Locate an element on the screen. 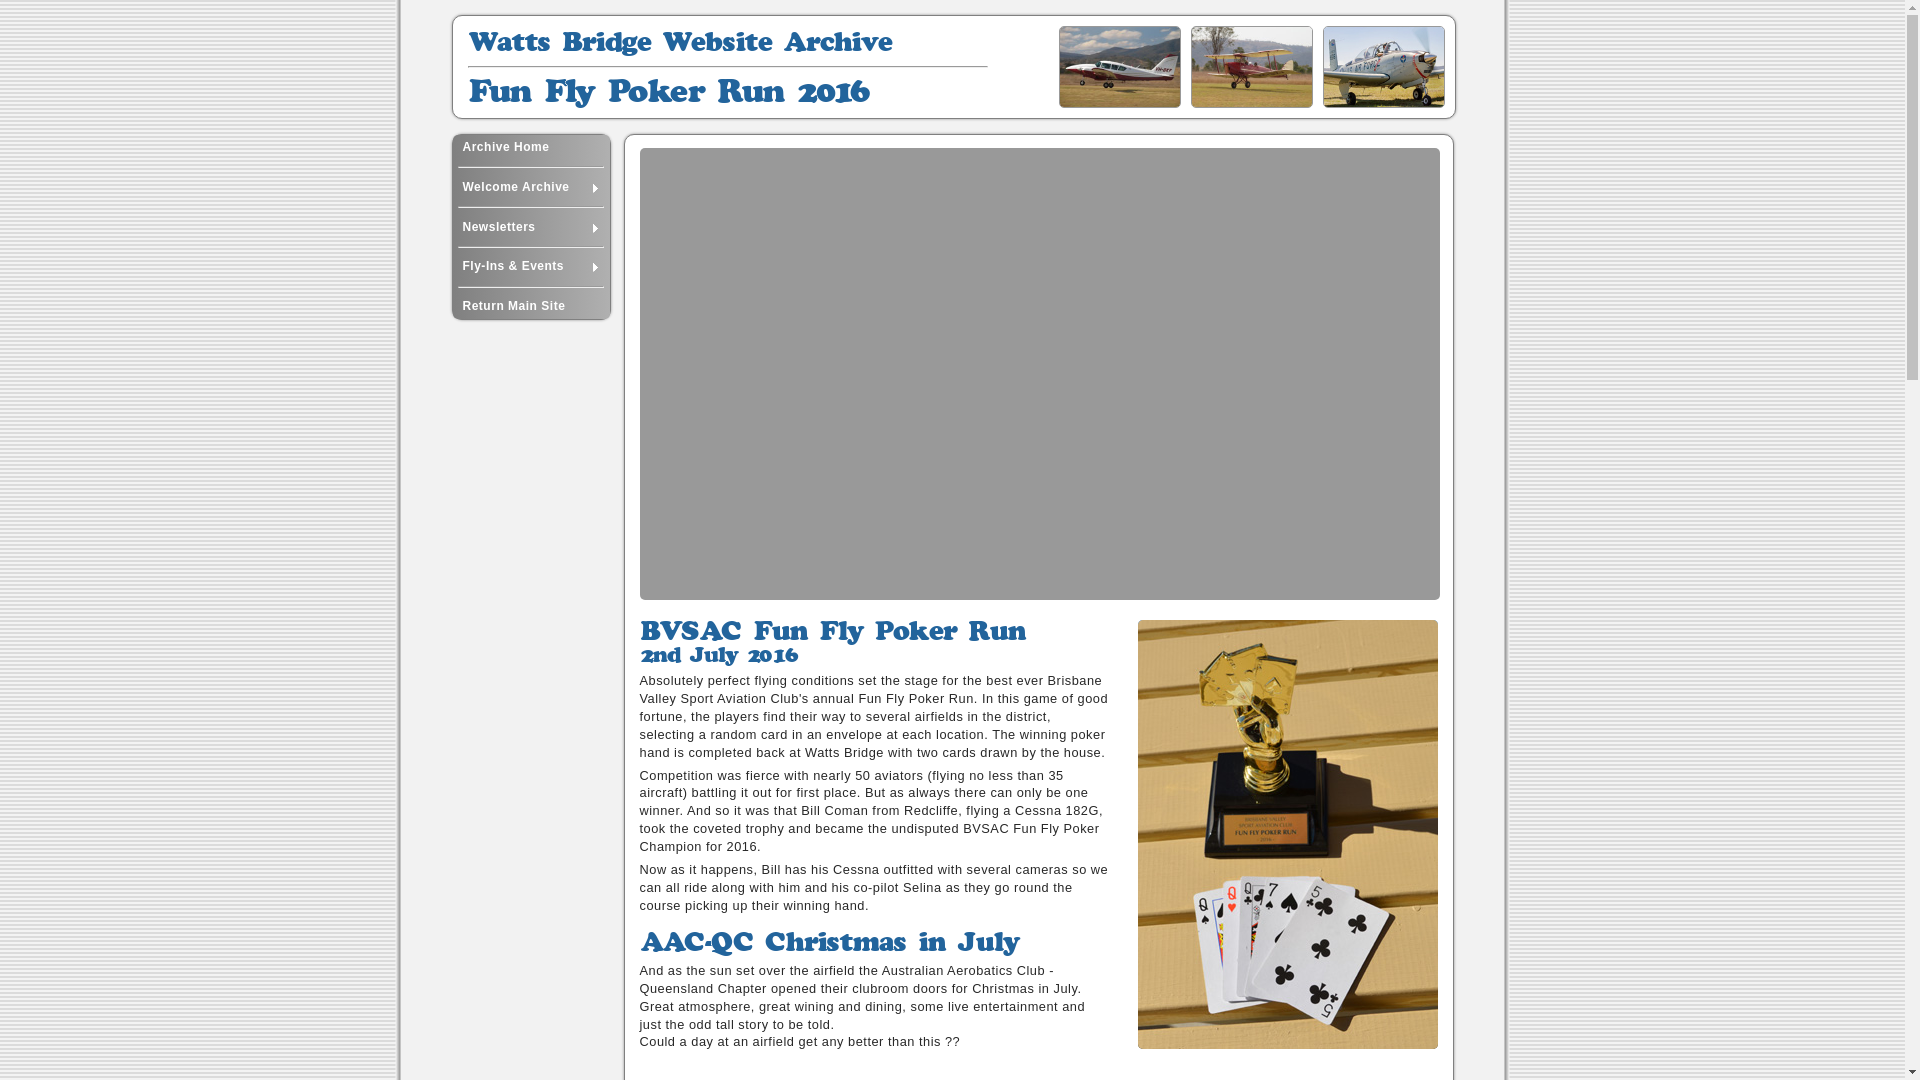 The image size is (1920, 1080). 'Return Main Site' is located at coordinates (530, 306).